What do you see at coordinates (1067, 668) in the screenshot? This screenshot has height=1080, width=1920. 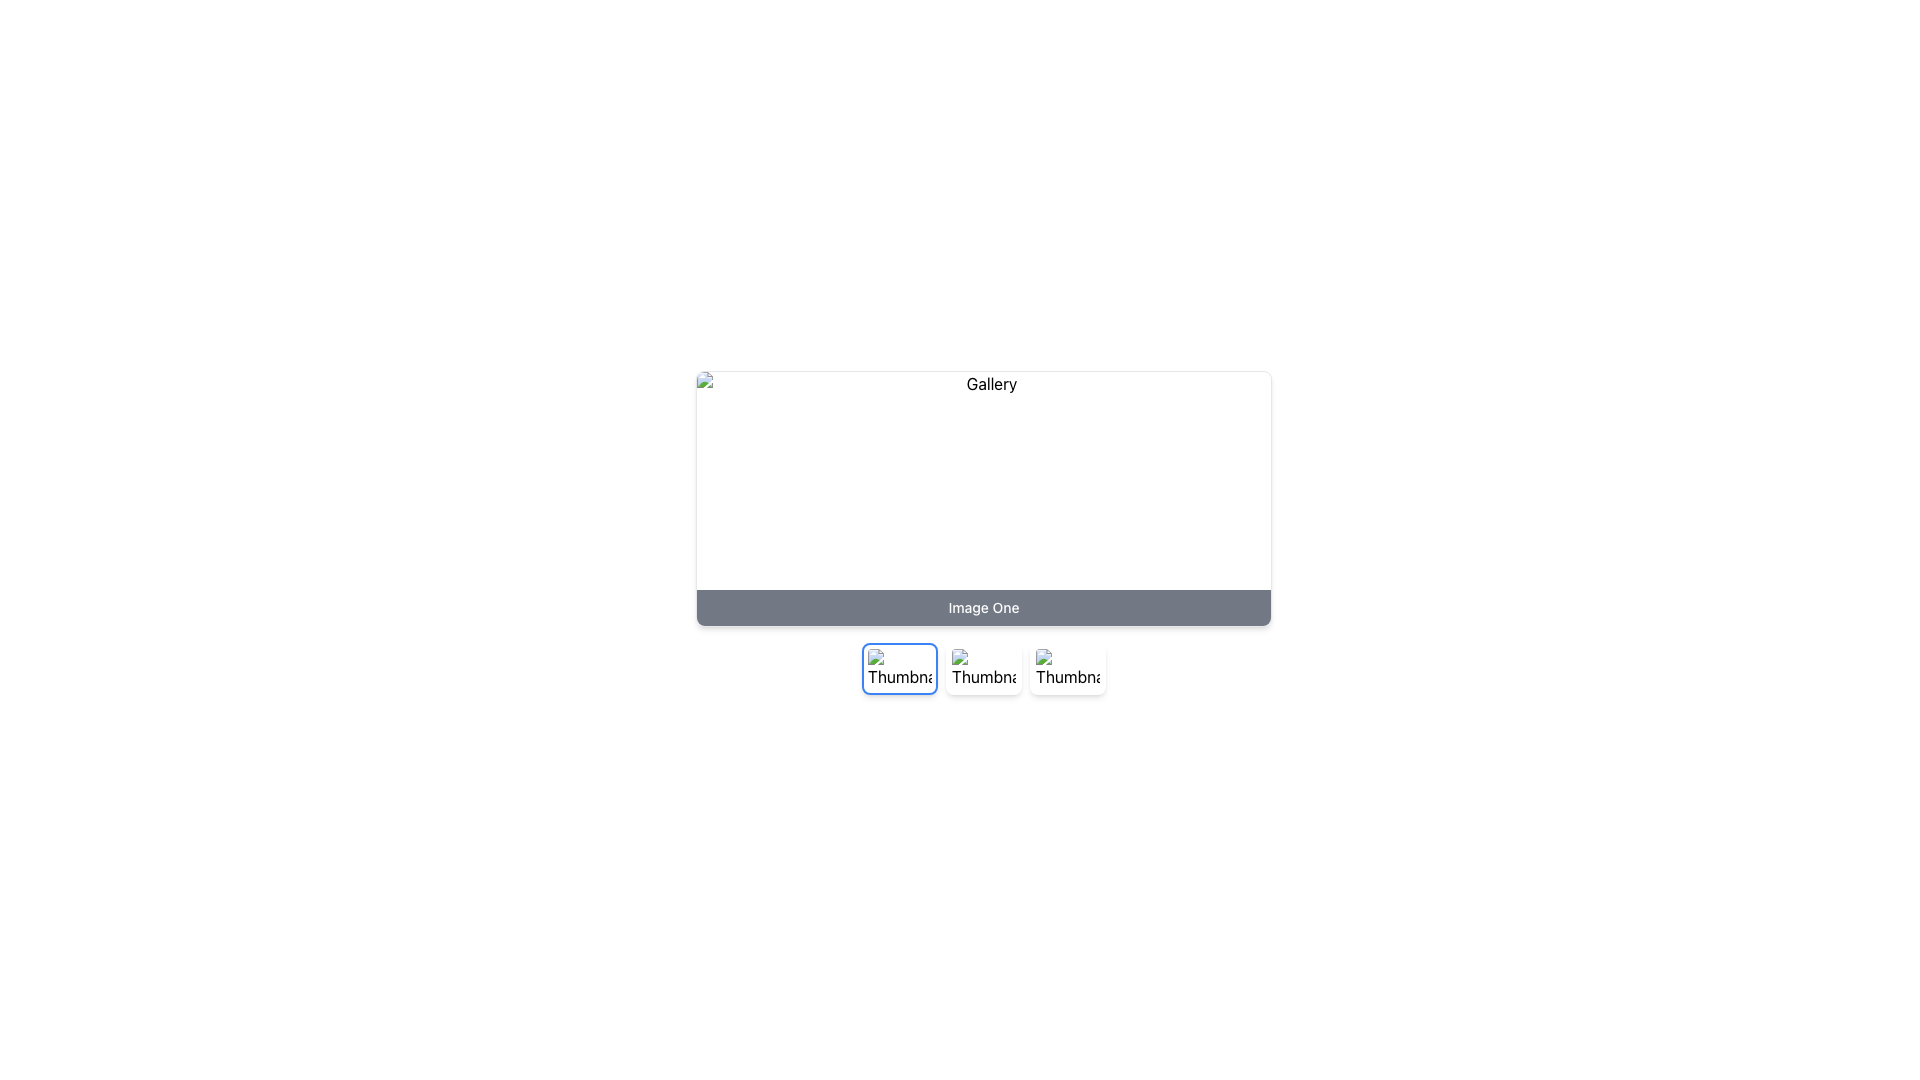 I see `the rightmost image thumbnail in the gallery to trigger visual effects` at bounding box center [1067, 668].